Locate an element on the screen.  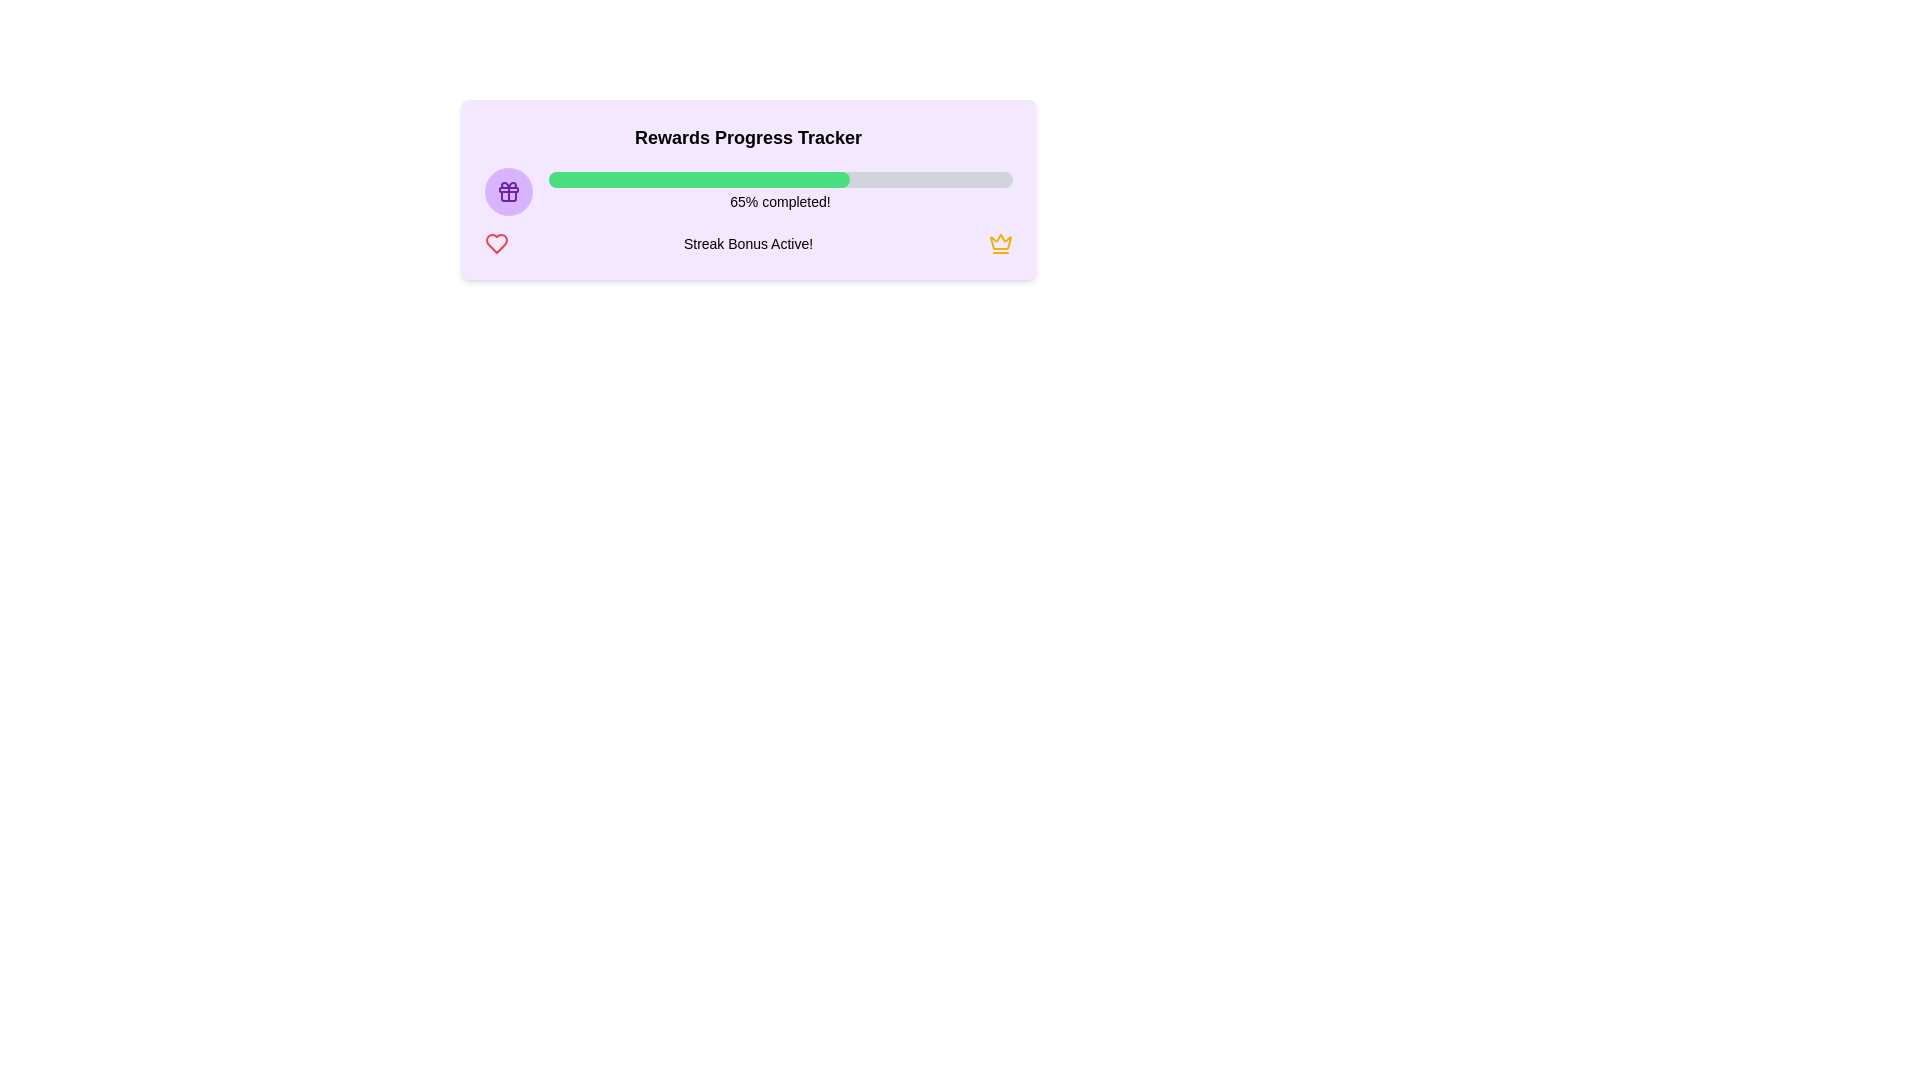
the Progress Bar displaying '65% completed!' which is centered in the 'Rewards Progress Tracker' panel is located at coordinates (747, 192).